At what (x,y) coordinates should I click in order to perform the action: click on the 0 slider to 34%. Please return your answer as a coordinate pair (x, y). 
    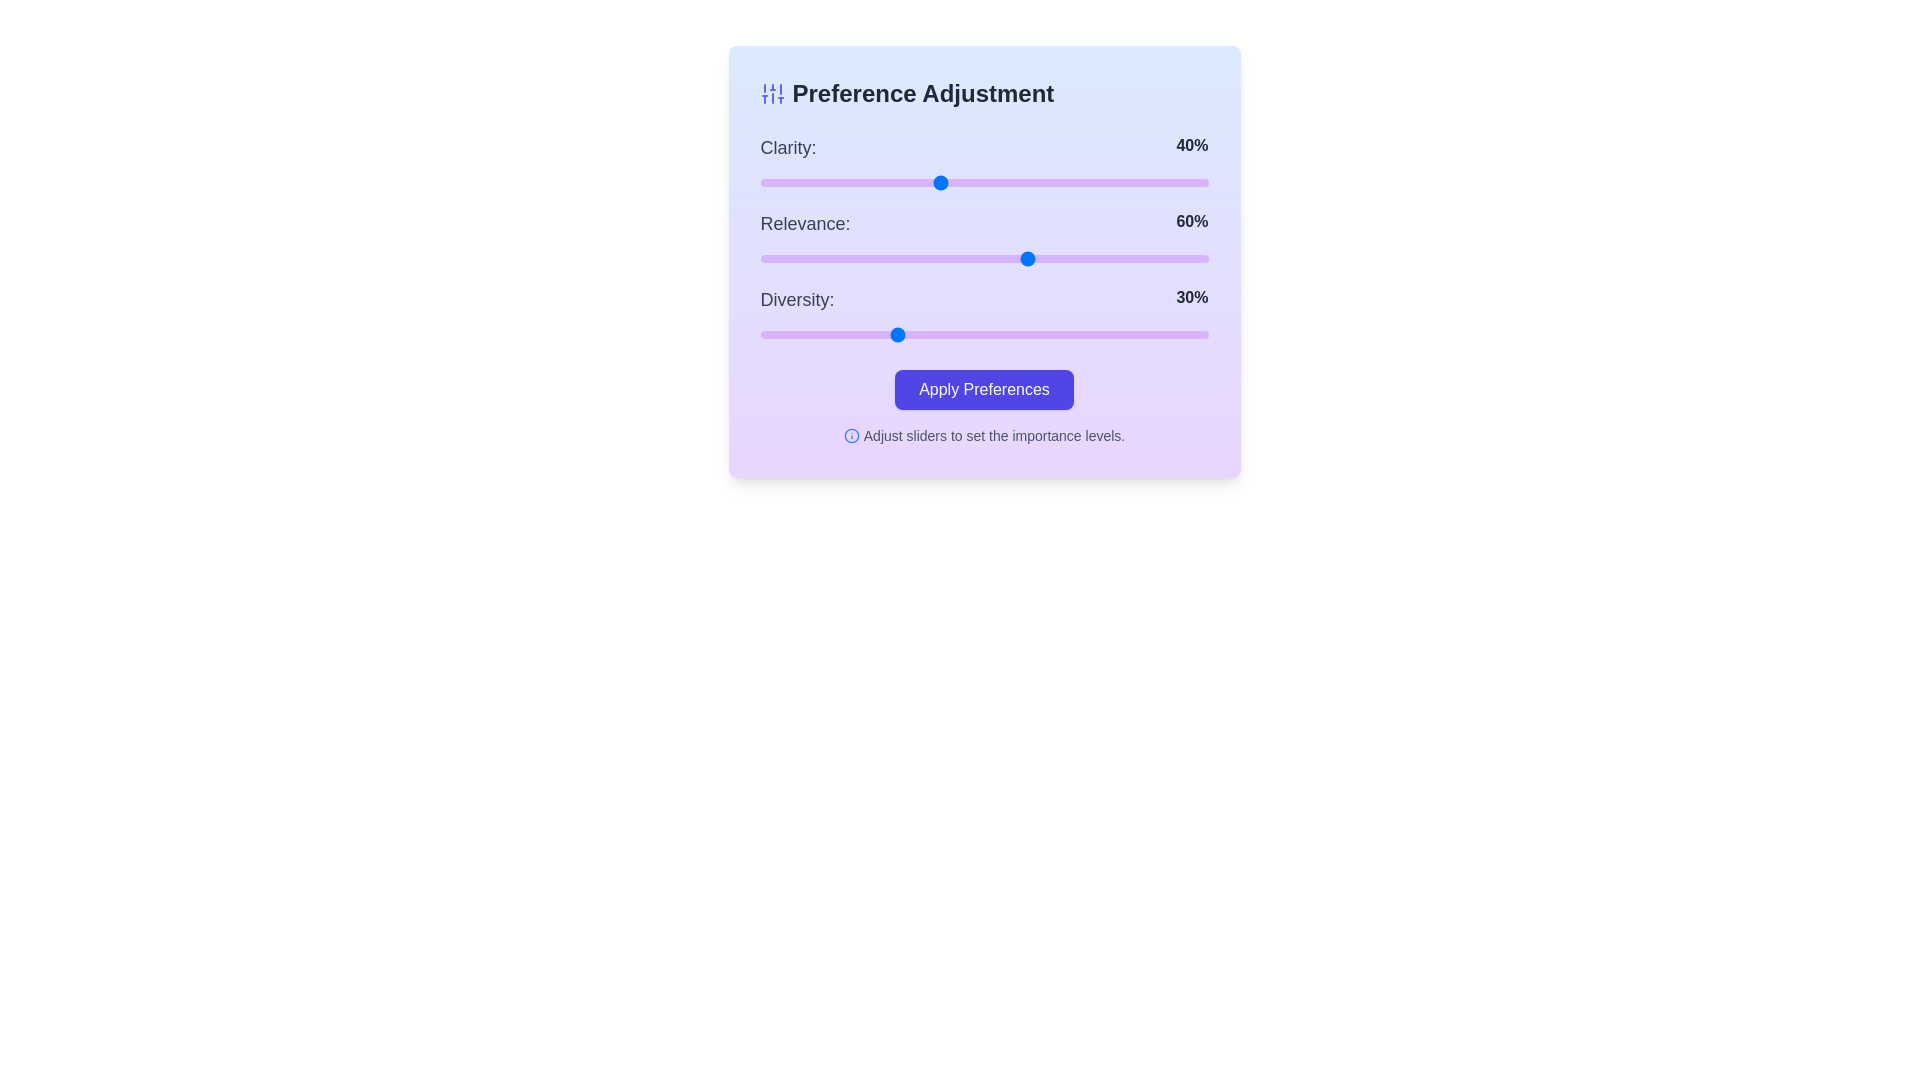
    Looking at the image, I should click on (911, 182).